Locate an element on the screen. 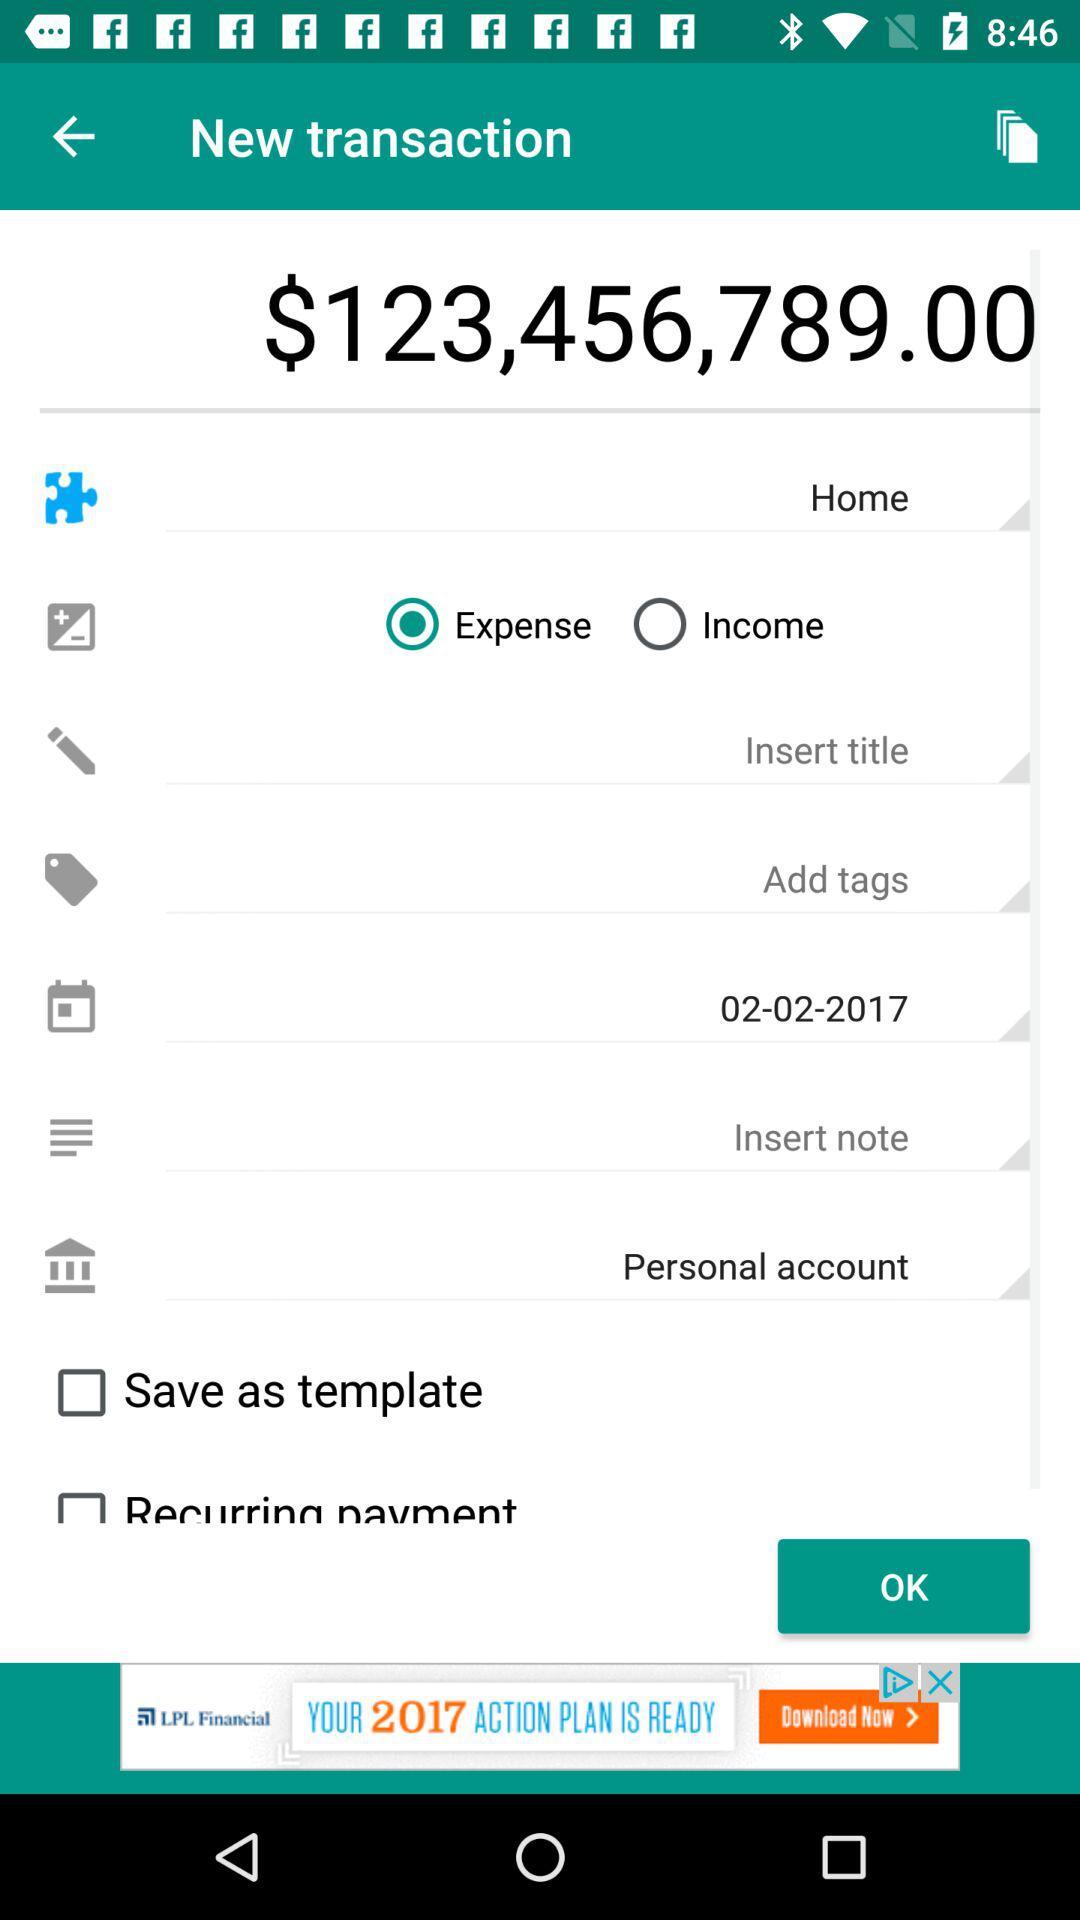 The height and width of the screenshot is (1920, 1080). insert mode is located at coordinates (70, 1137).